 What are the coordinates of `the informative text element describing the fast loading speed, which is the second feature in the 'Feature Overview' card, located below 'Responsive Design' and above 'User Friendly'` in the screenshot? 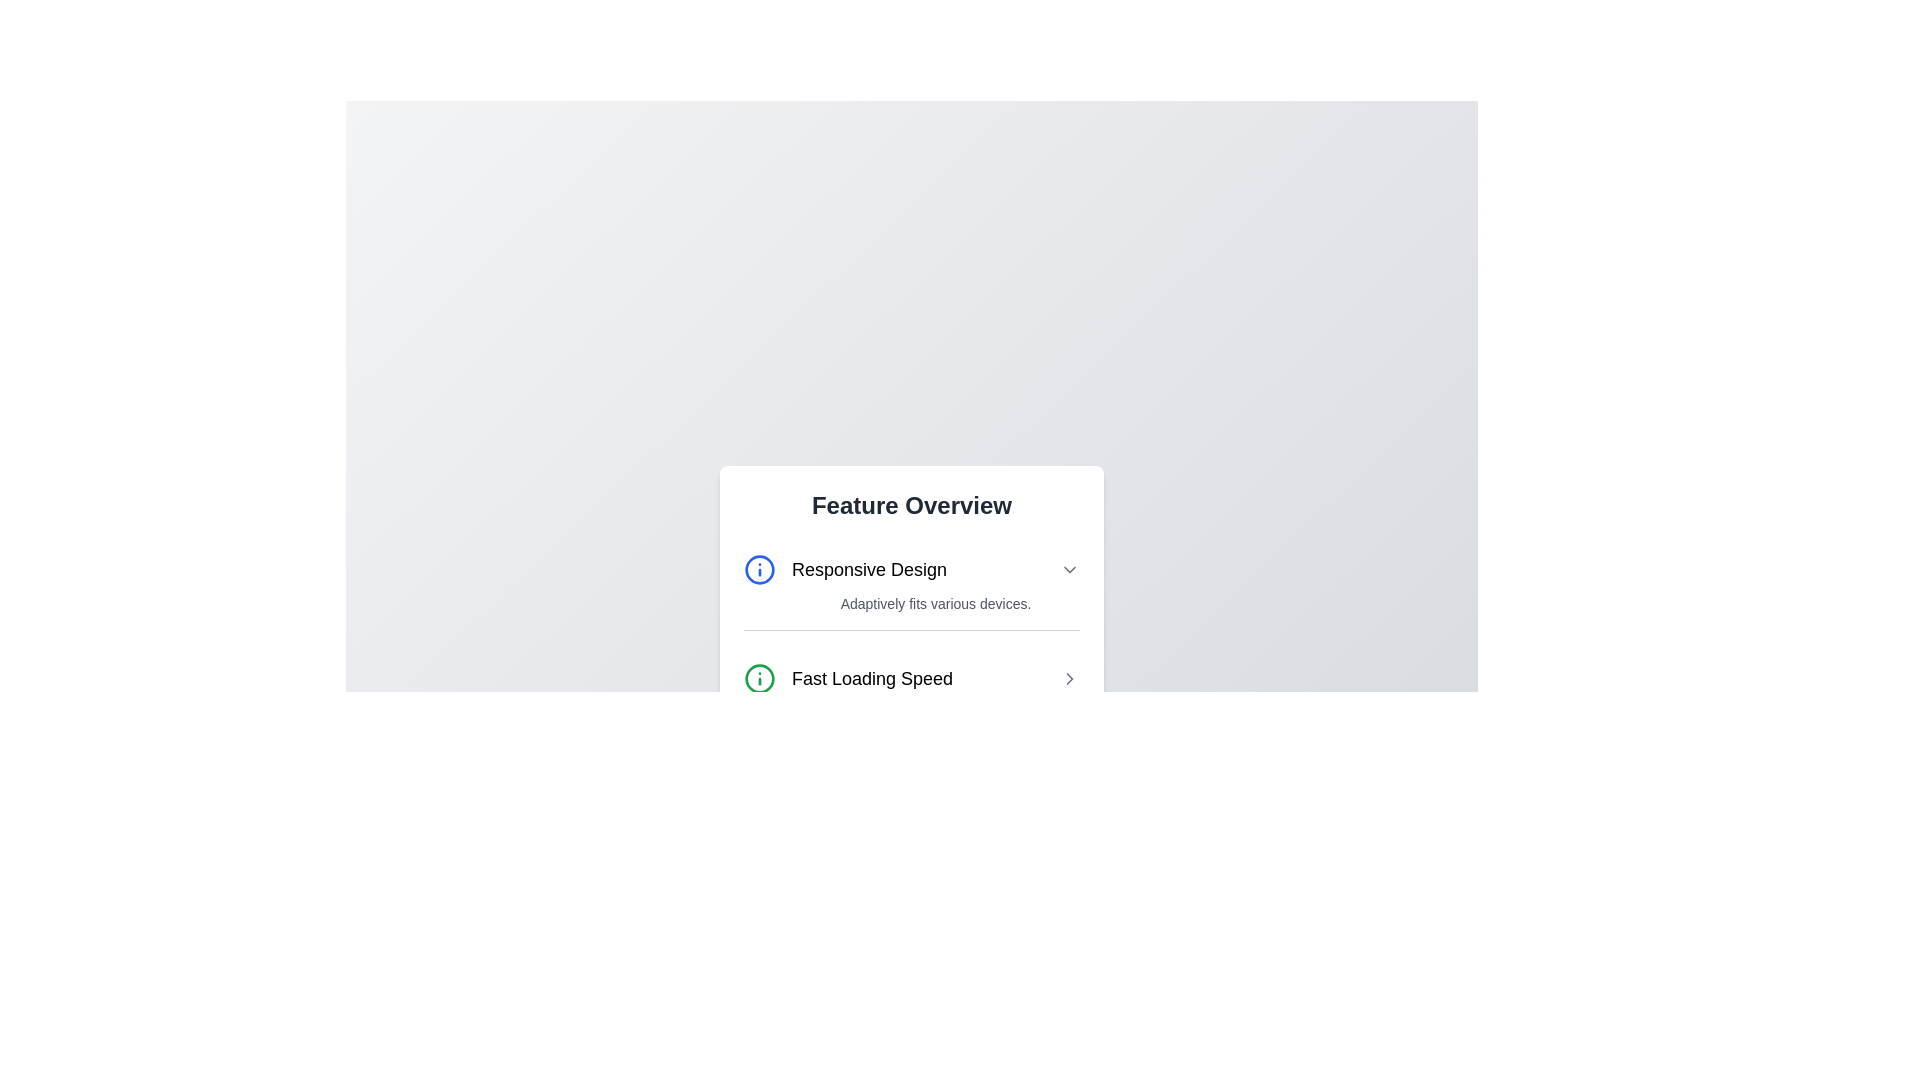 It's located at (911, 664).